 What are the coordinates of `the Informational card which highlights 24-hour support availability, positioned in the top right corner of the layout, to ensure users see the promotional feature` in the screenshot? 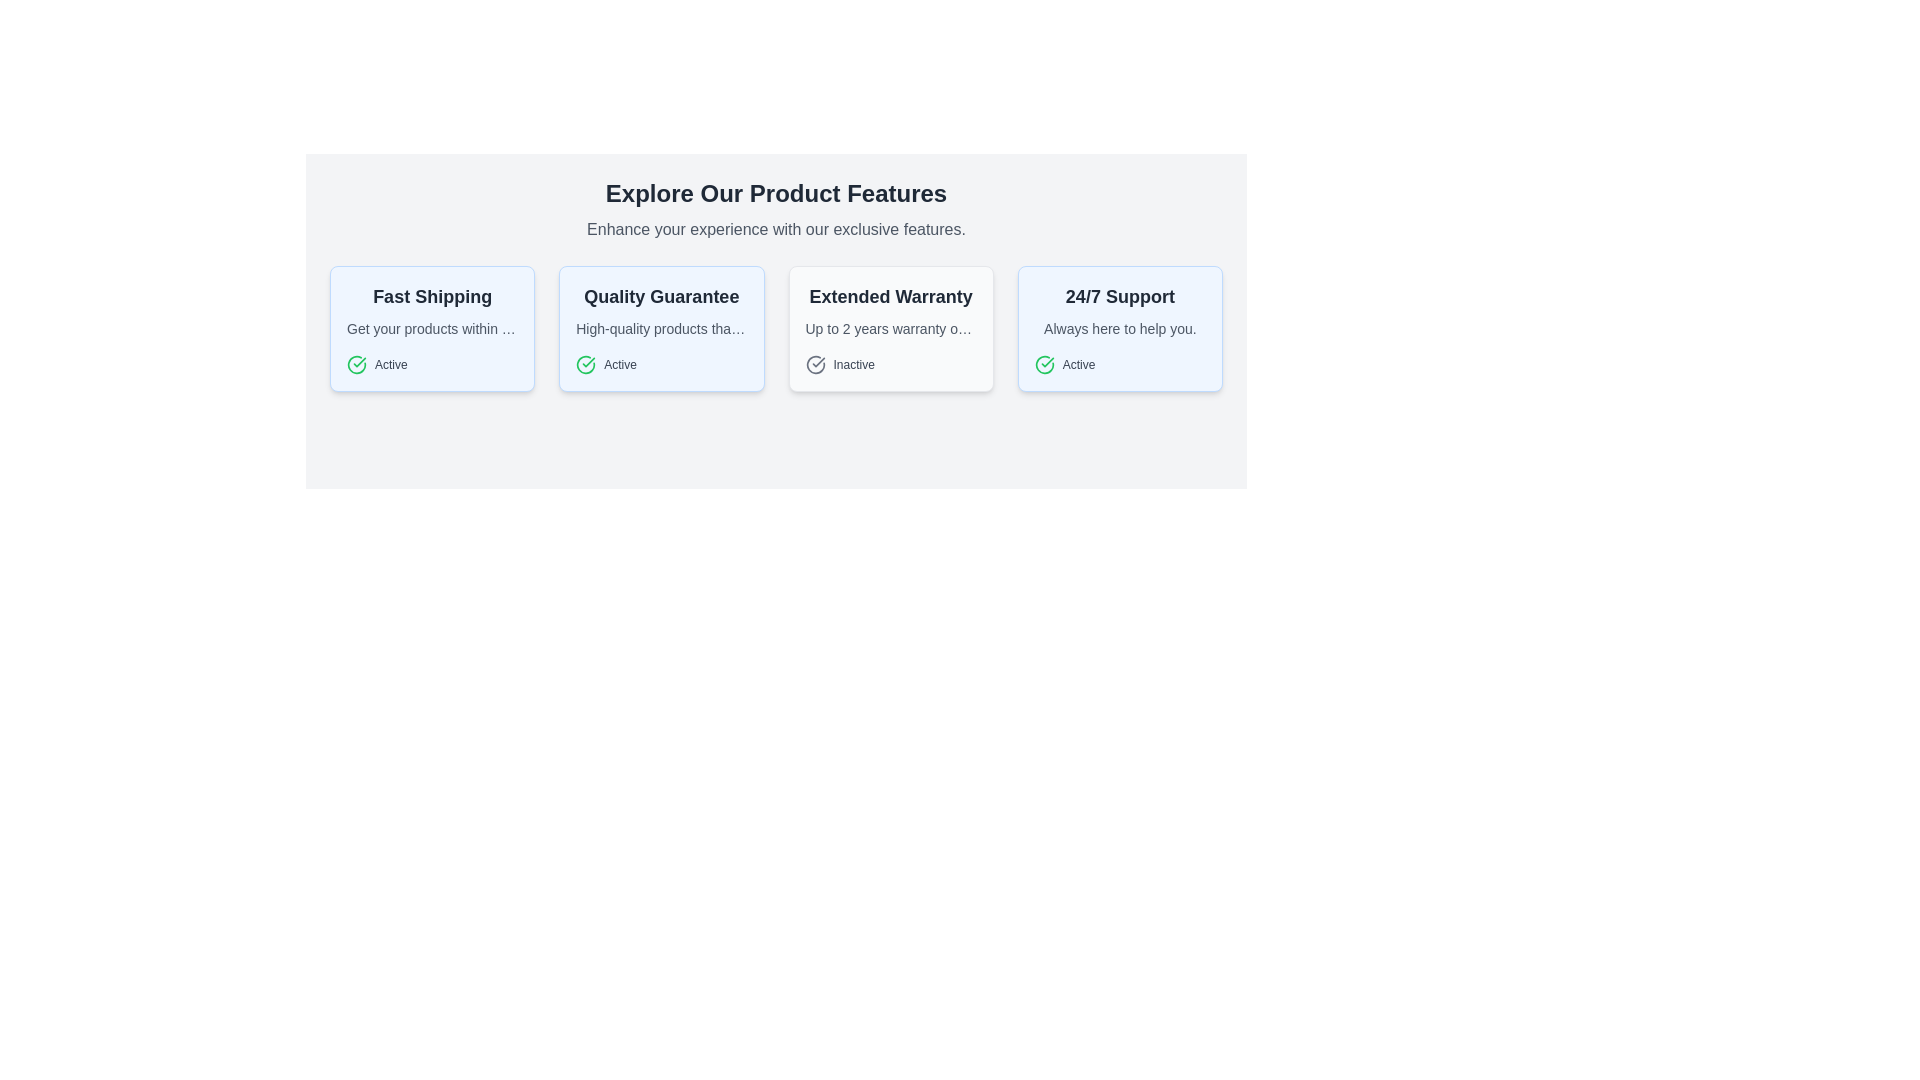 It's located at (1120, 327).